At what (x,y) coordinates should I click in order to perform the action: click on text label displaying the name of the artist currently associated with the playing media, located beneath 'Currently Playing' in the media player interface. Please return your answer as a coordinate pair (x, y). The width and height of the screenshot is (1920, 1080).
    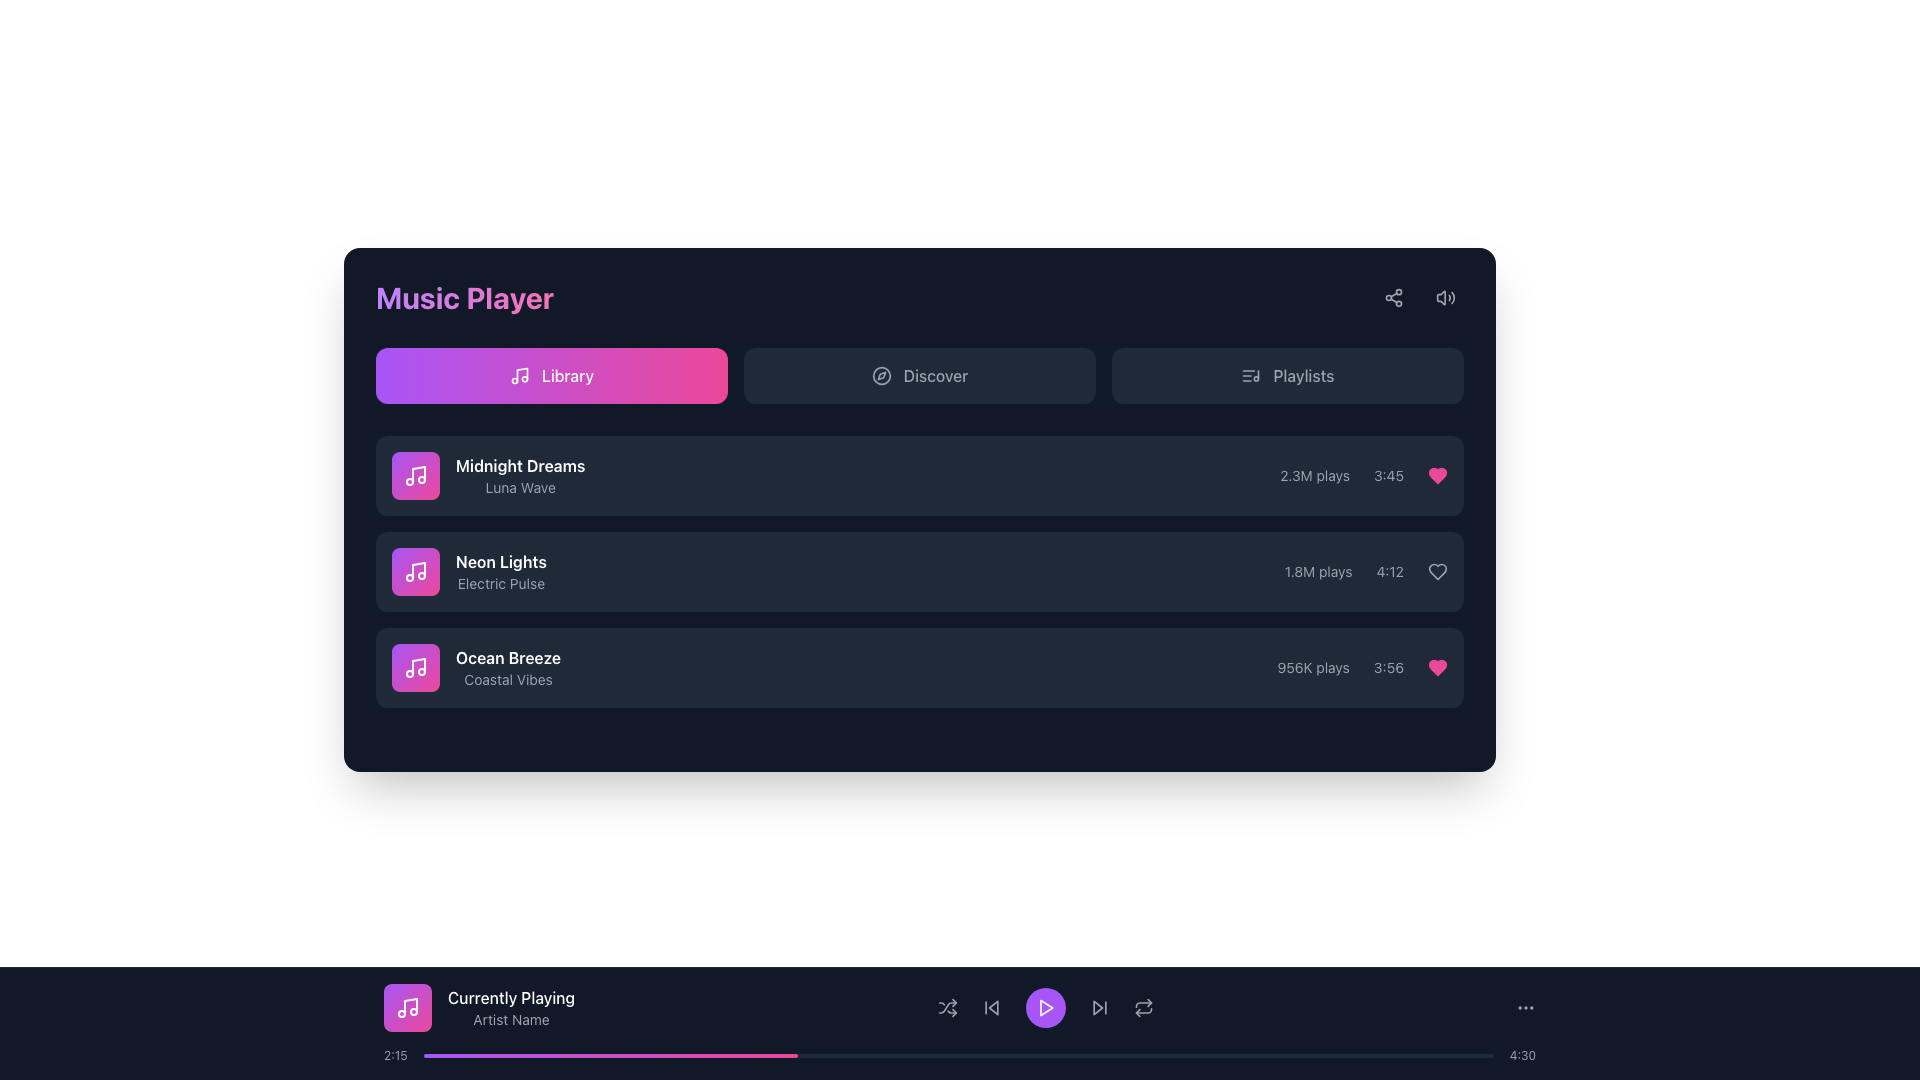
    Looking at the image, I should click on (511, 1019).